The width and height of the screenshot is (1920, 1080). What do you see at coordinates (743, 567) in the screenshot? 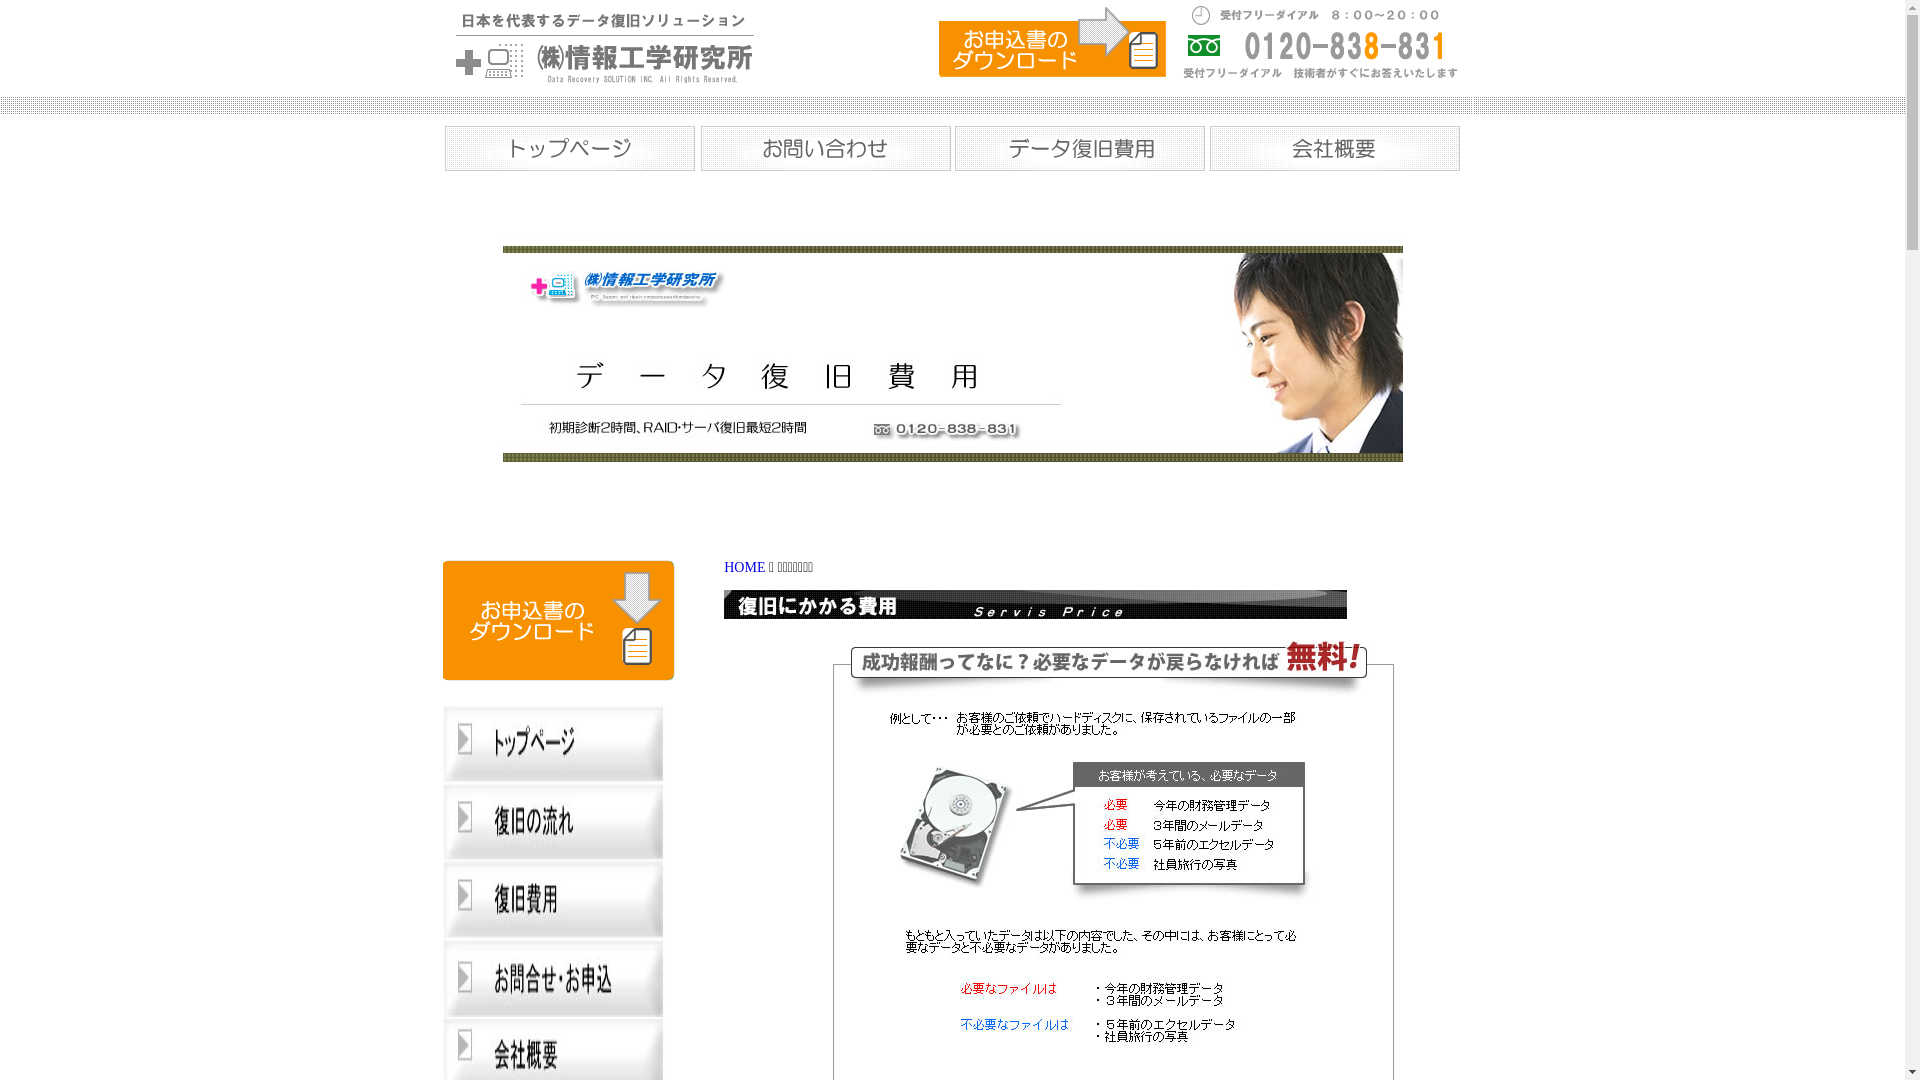
I see `'HOME'` at bounding box center [743, 567].